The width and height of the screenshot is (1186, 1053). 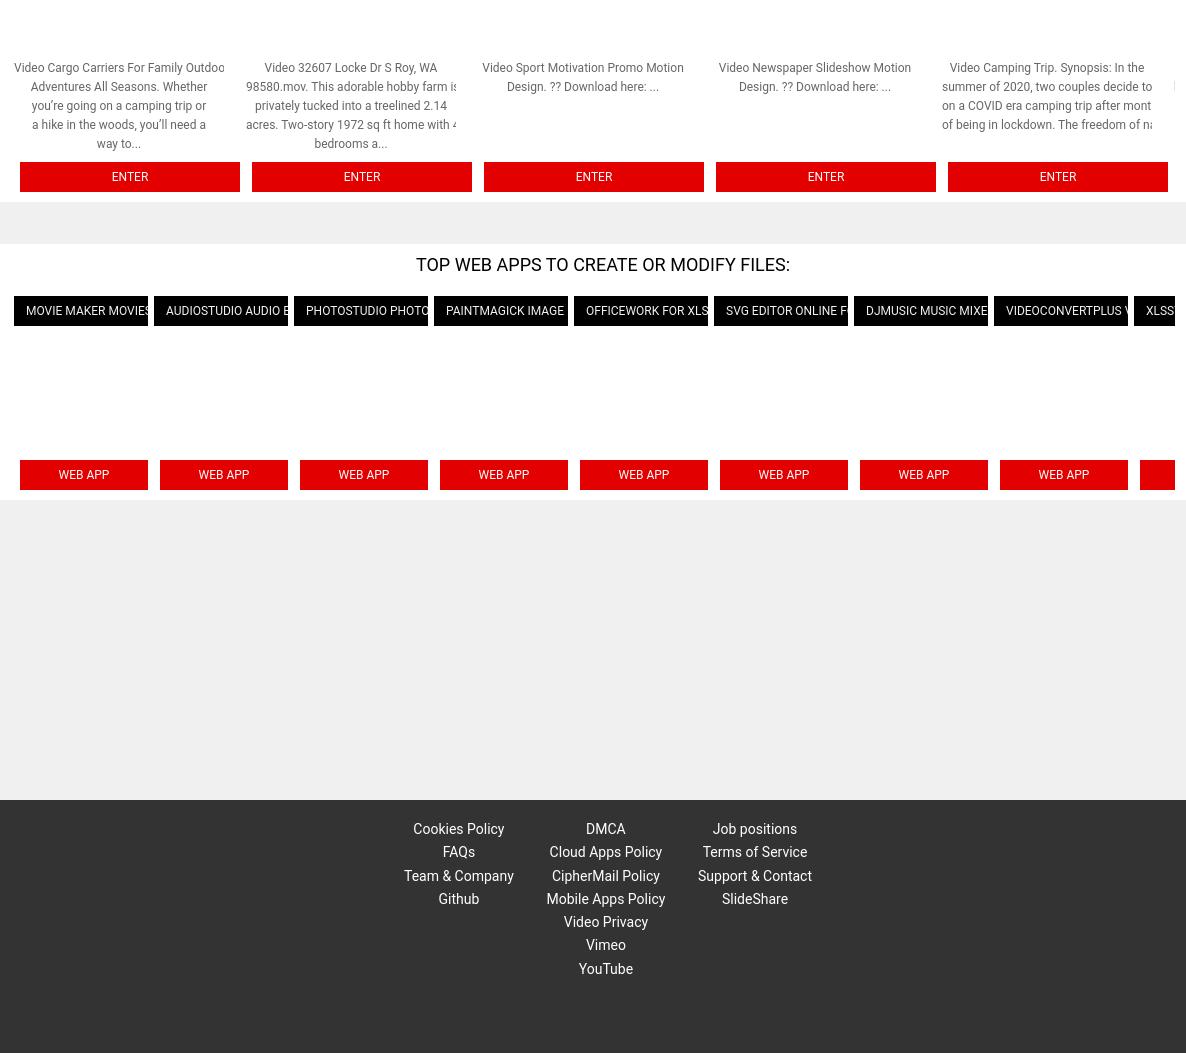 I want to click on 'FAQs', so click(x=458, y=850).